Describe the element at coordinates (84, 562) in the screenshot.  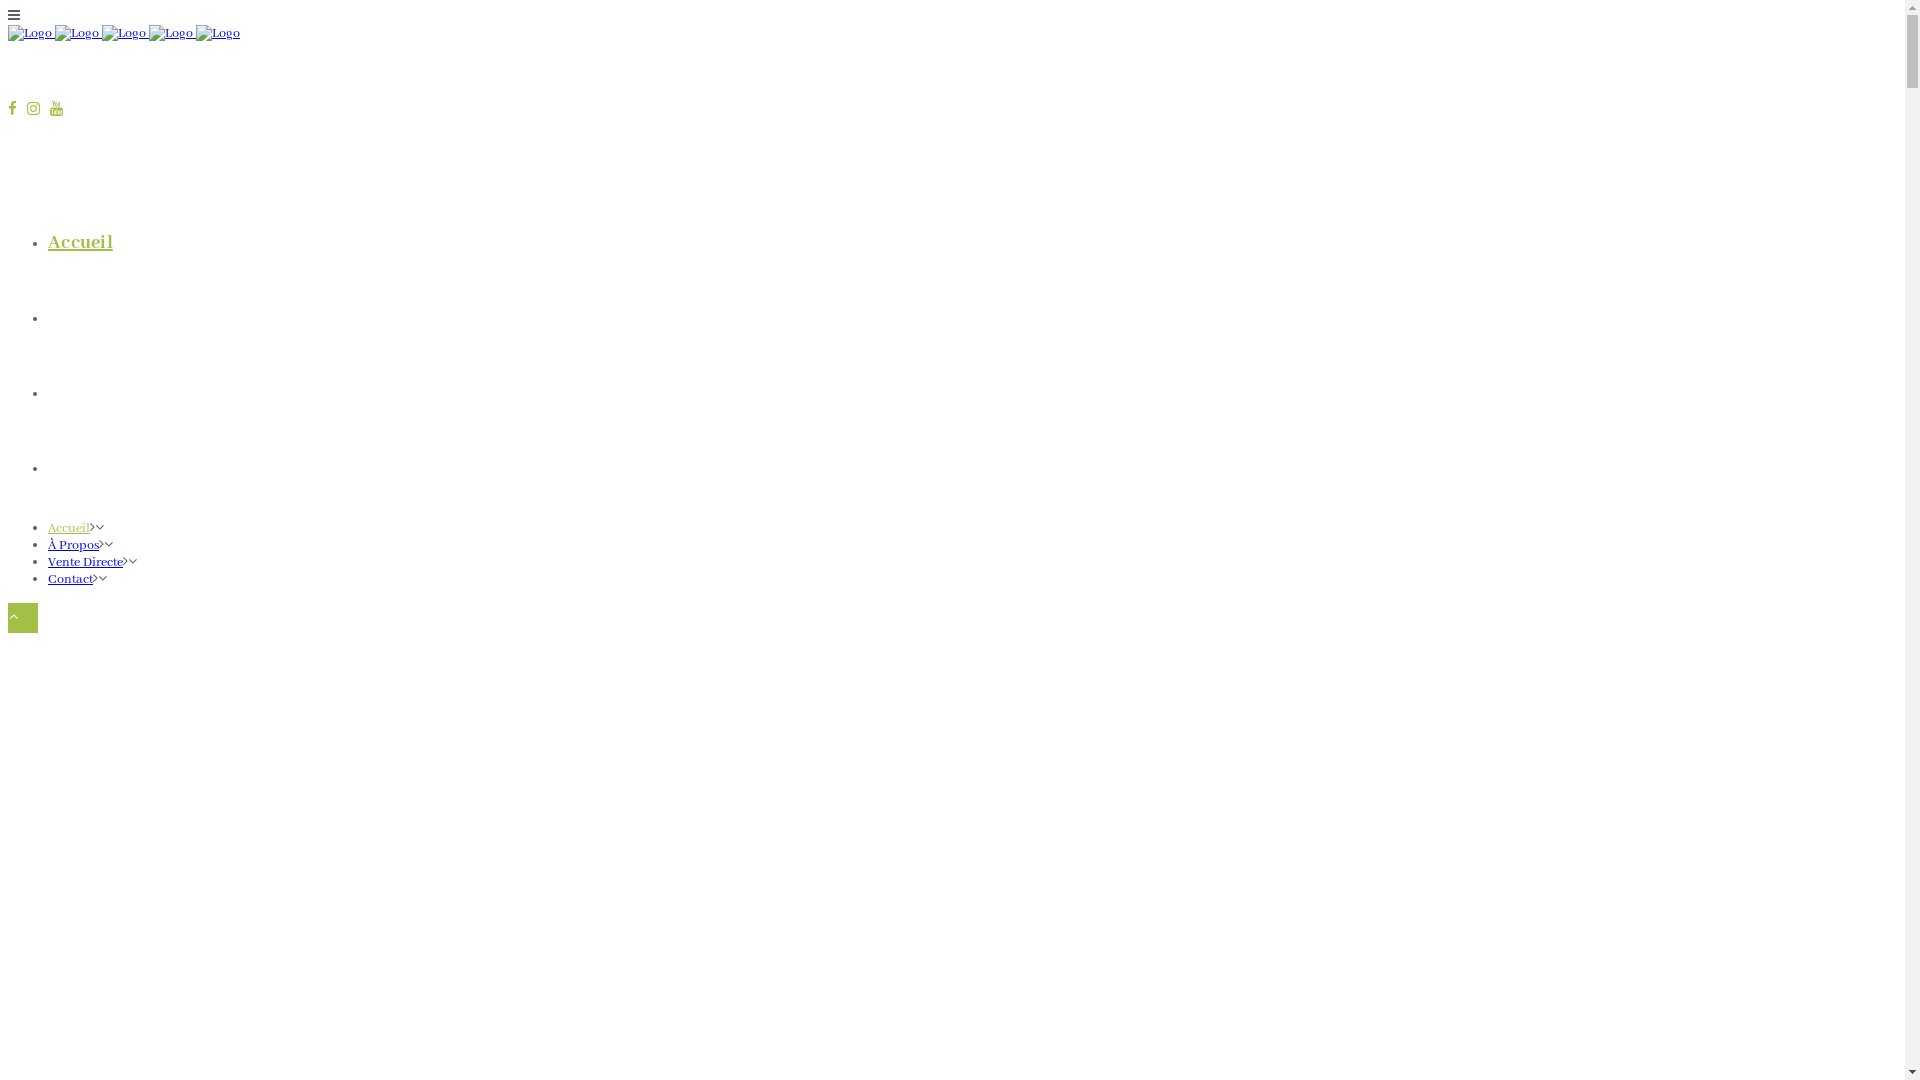
I see `'Vente Directe'` at that location.